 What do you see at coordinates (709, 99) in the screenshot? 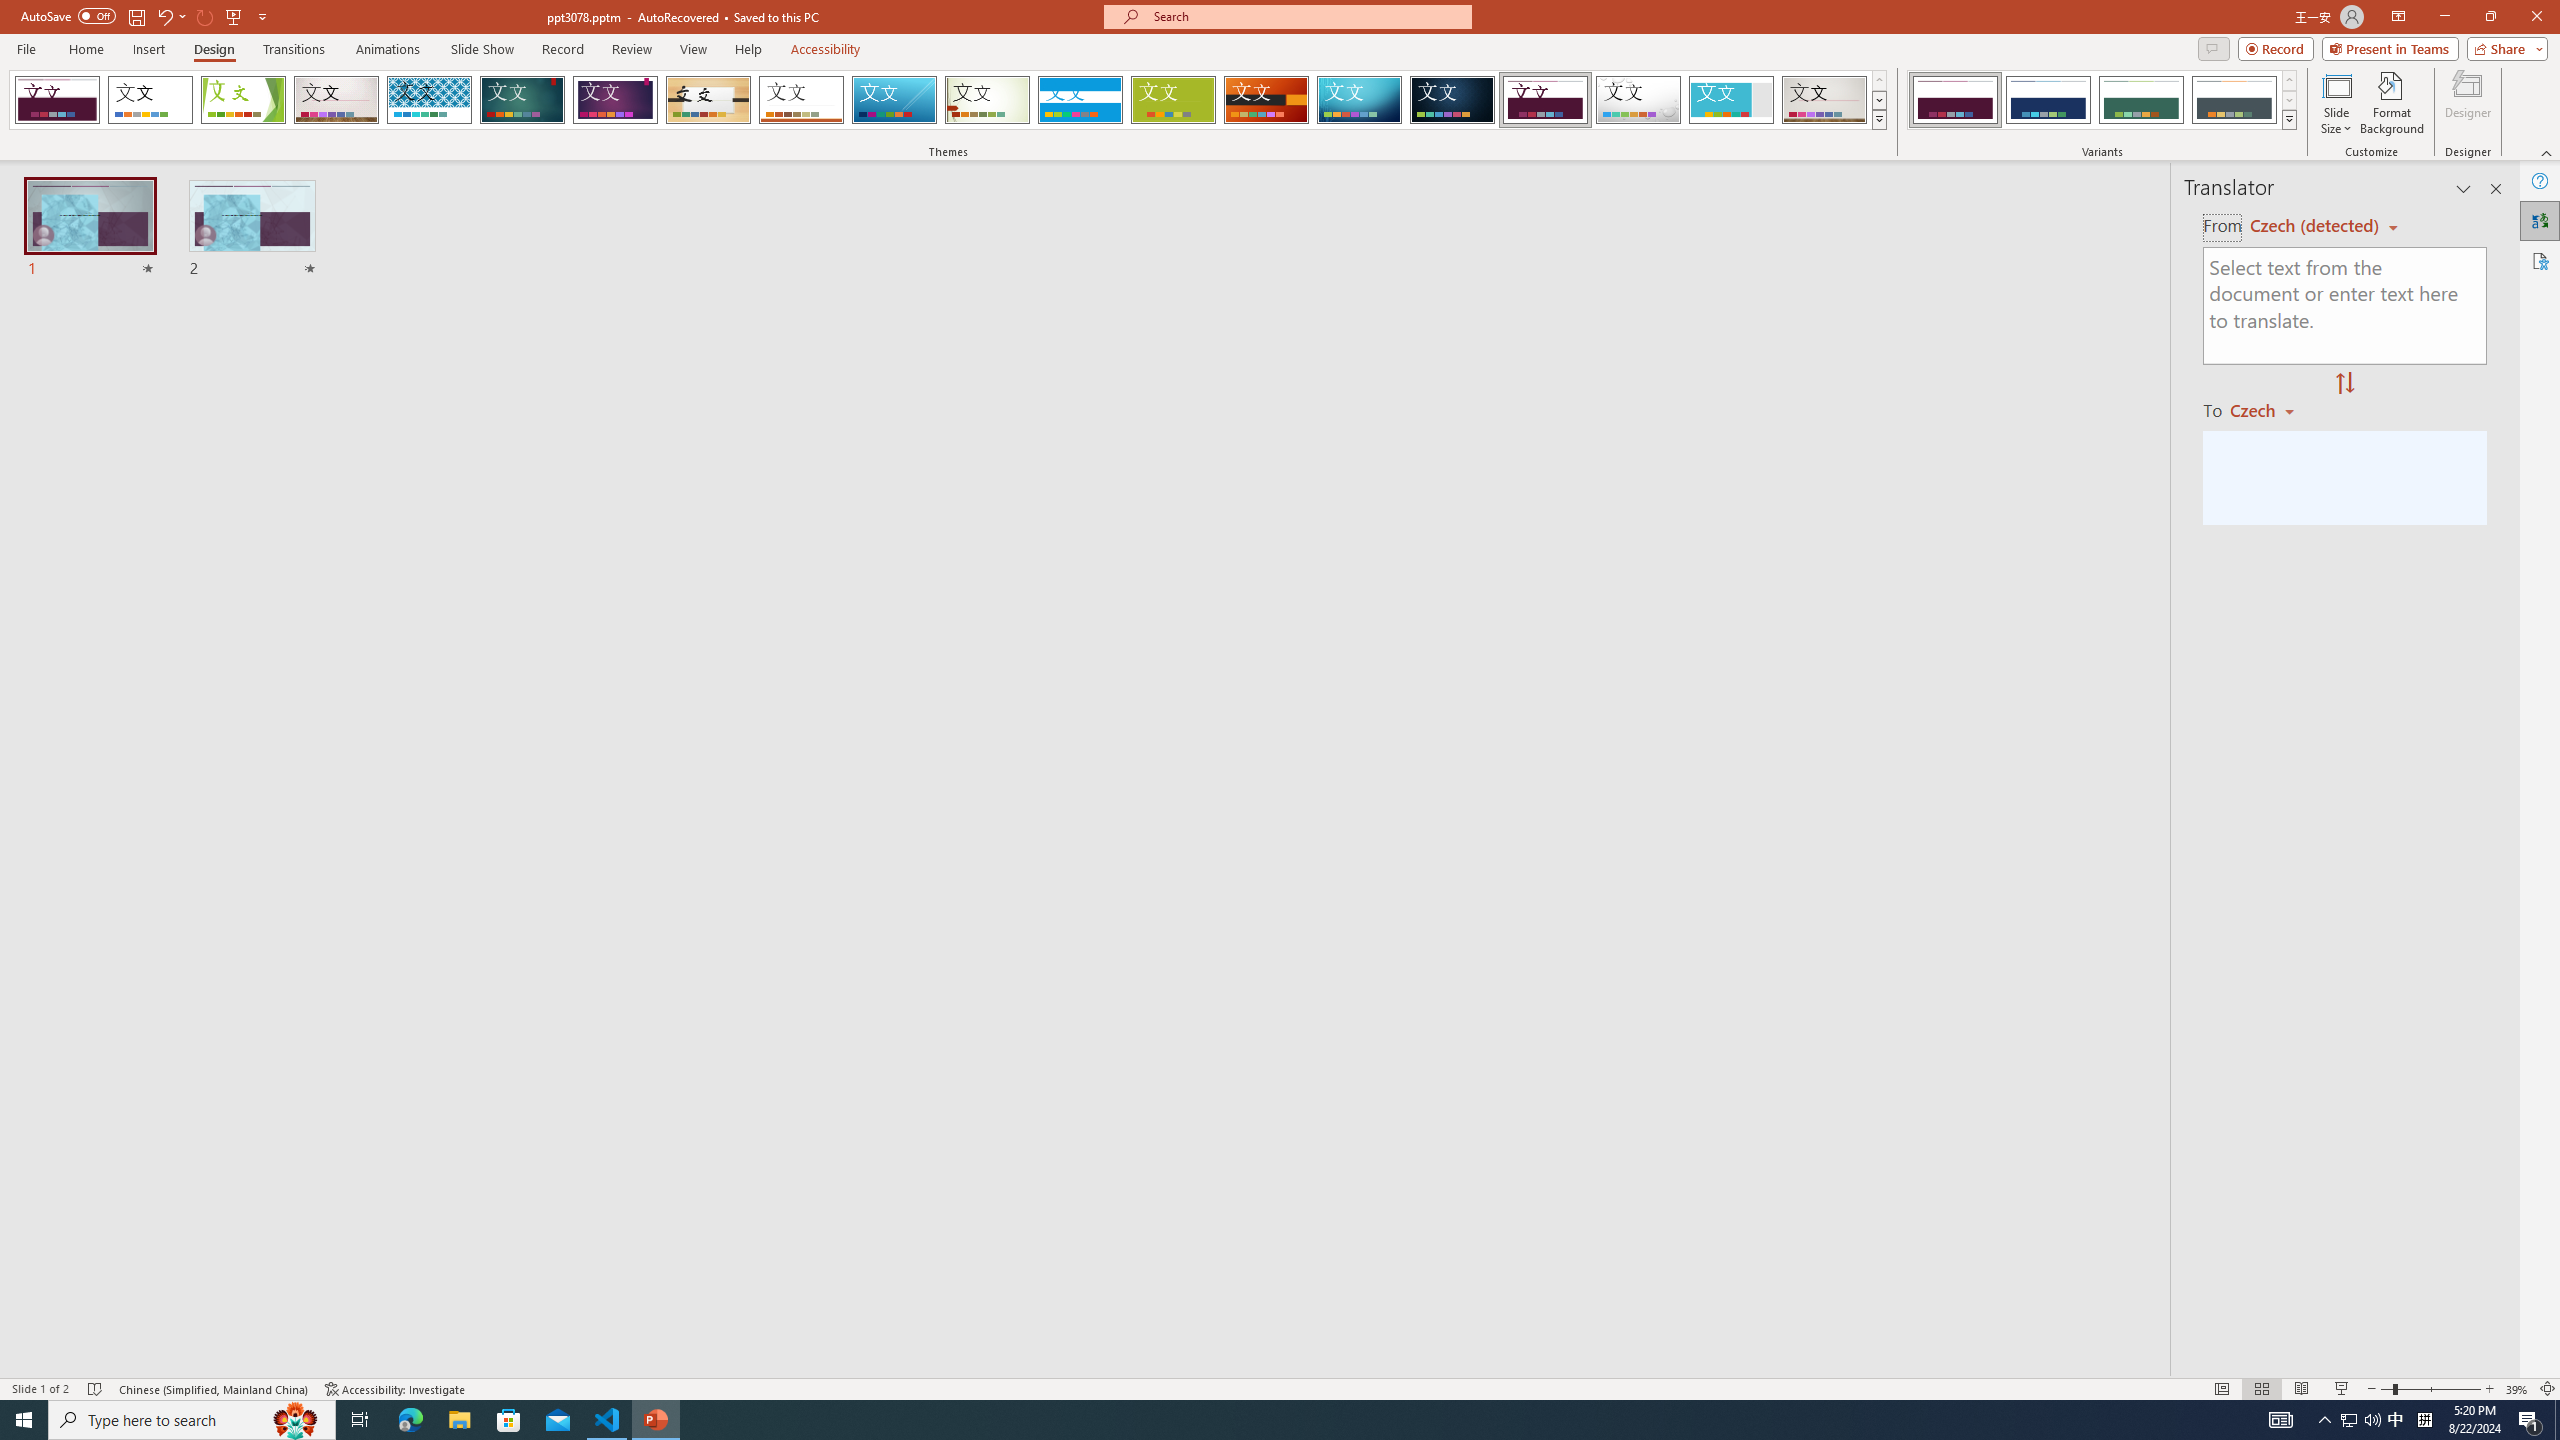
I see `'Organic'` at bounding box center [709, 99].